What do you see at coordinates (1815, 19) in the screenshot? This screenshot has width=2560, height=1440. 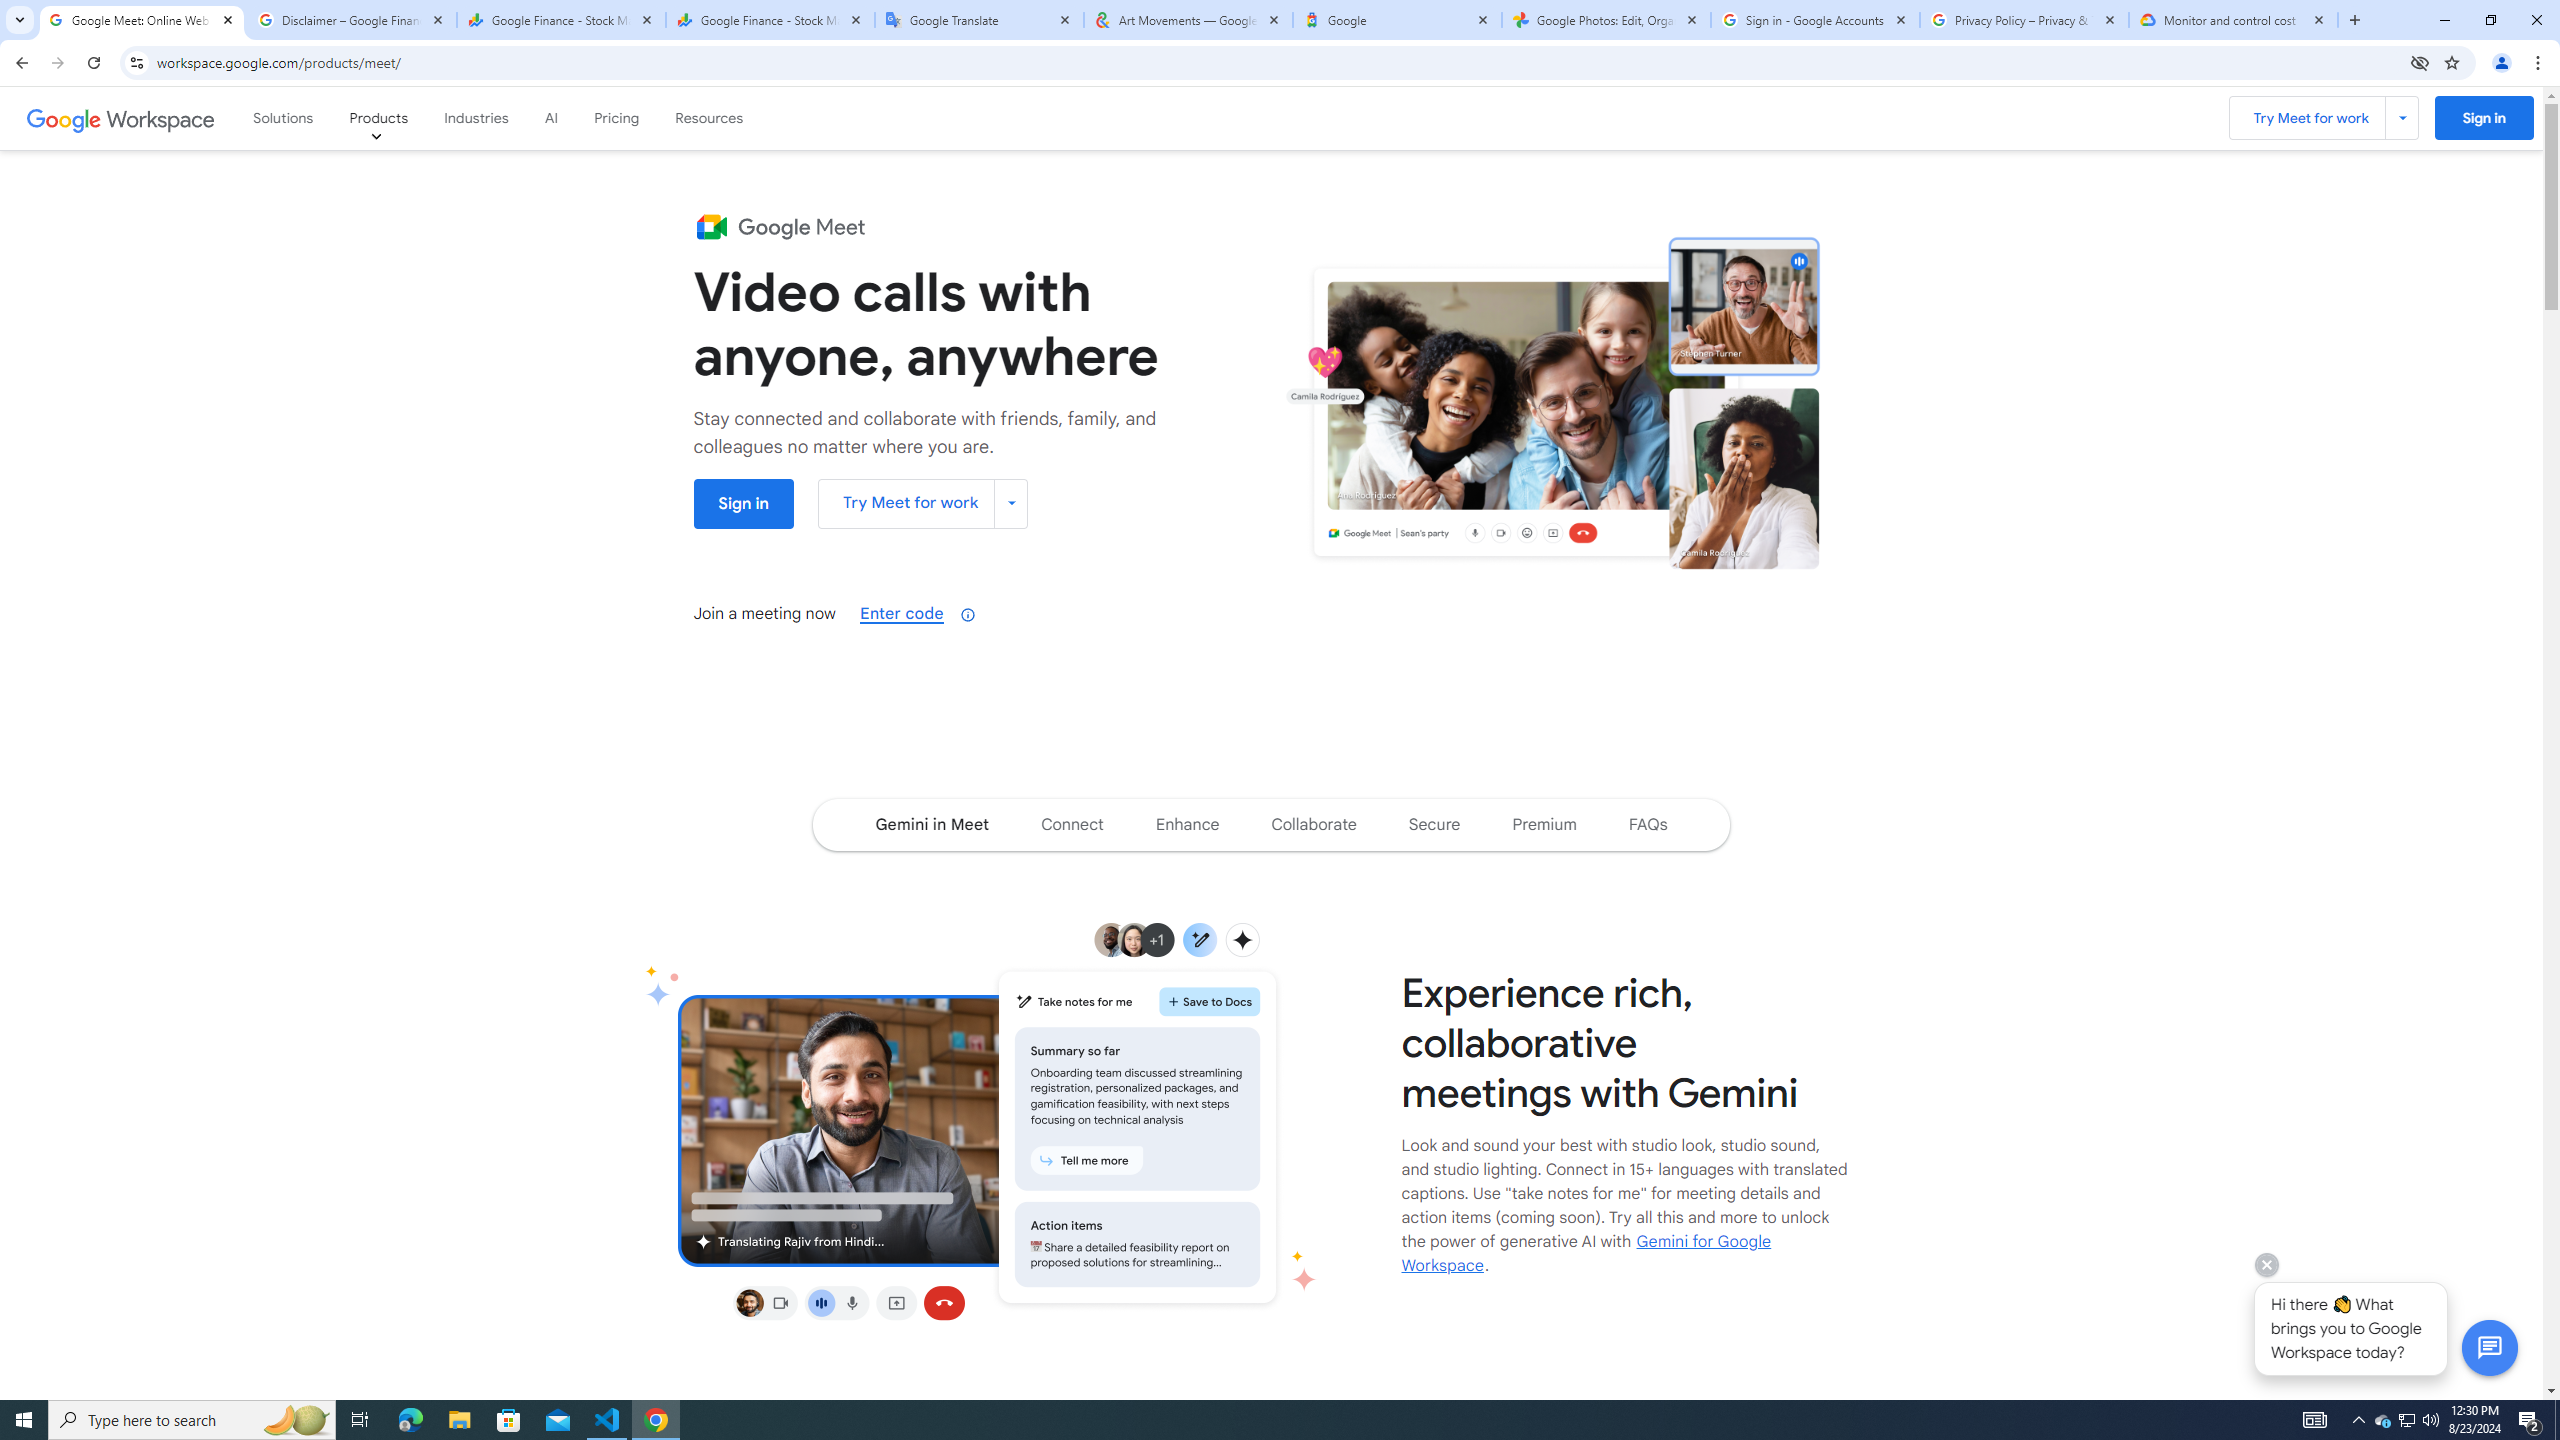 I see `'Sign in - Google Accounts'` at bounding box center [1815, 19].